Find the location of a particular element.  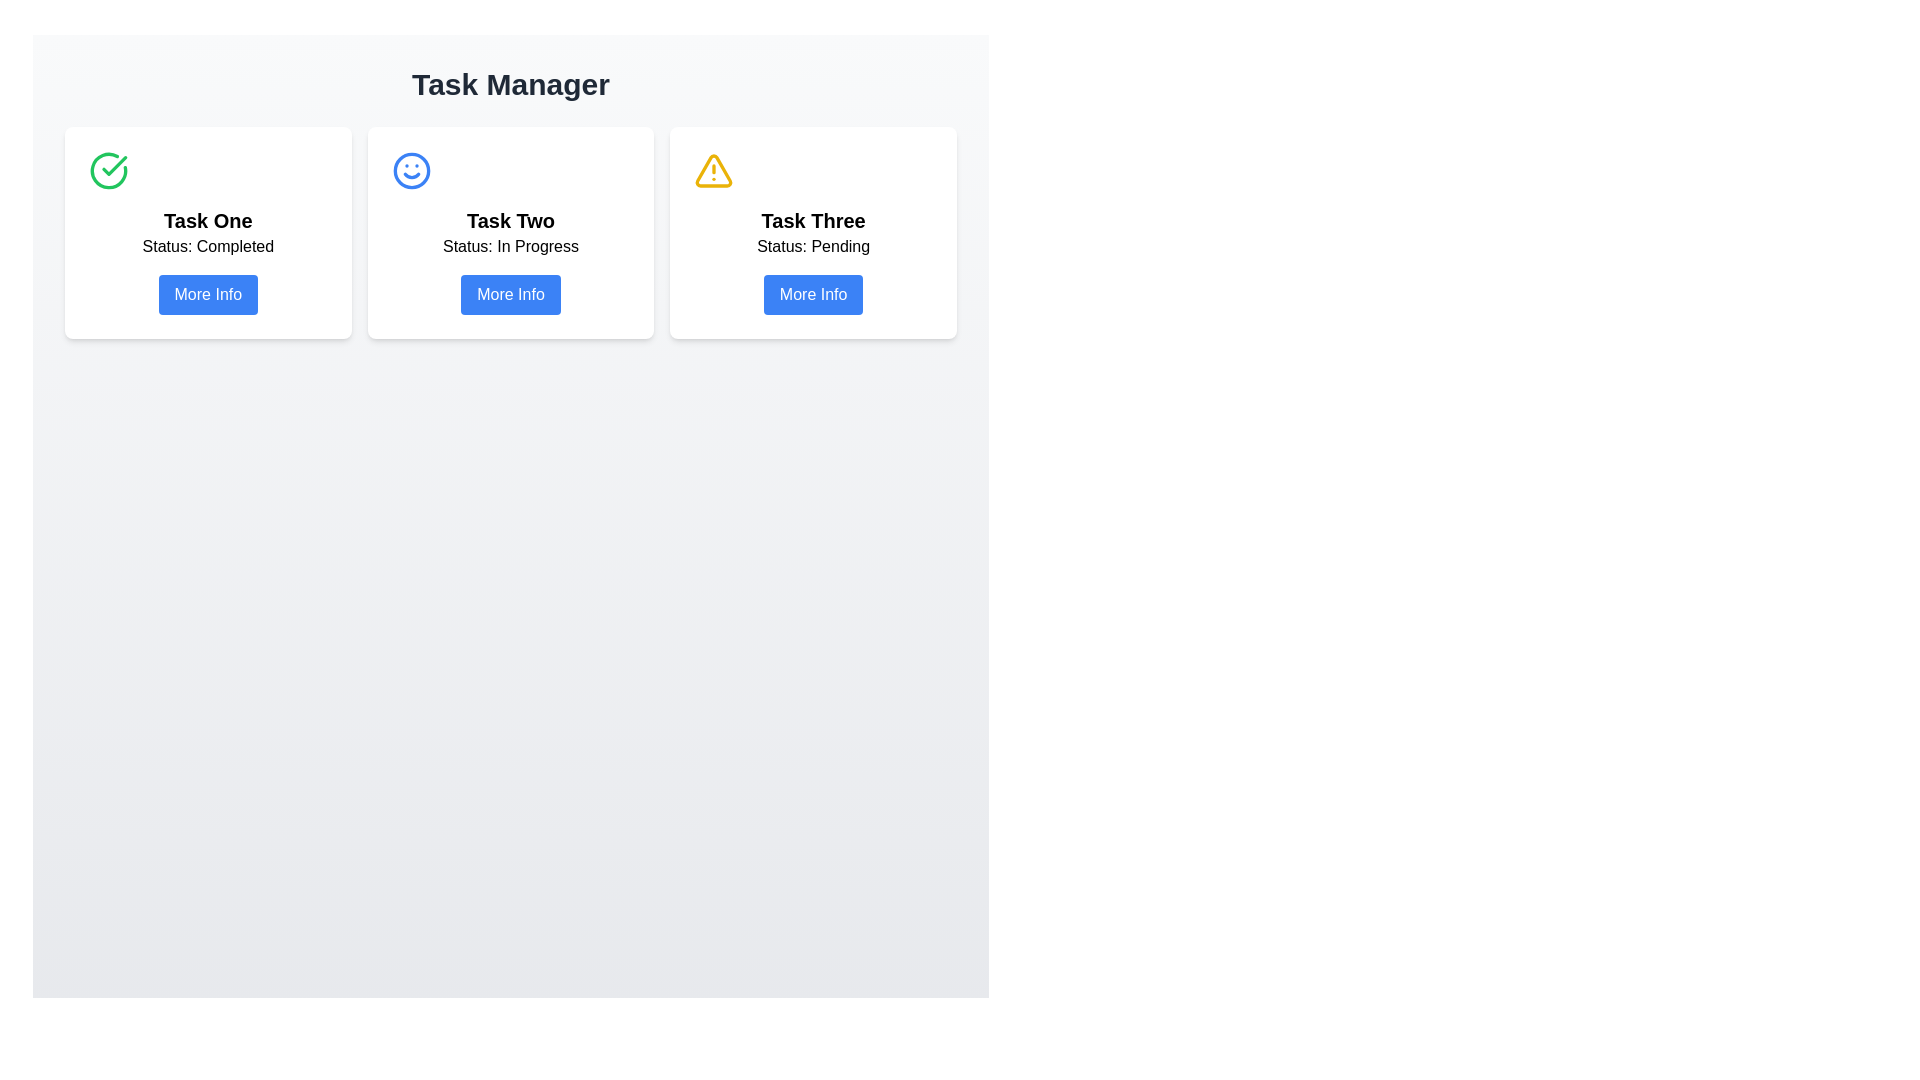

the static text label displaying 'Status: Completed', which is located beneath the title 'Task One' and above the 'More Info' button within the first task card is located at coordinates (208, 245).